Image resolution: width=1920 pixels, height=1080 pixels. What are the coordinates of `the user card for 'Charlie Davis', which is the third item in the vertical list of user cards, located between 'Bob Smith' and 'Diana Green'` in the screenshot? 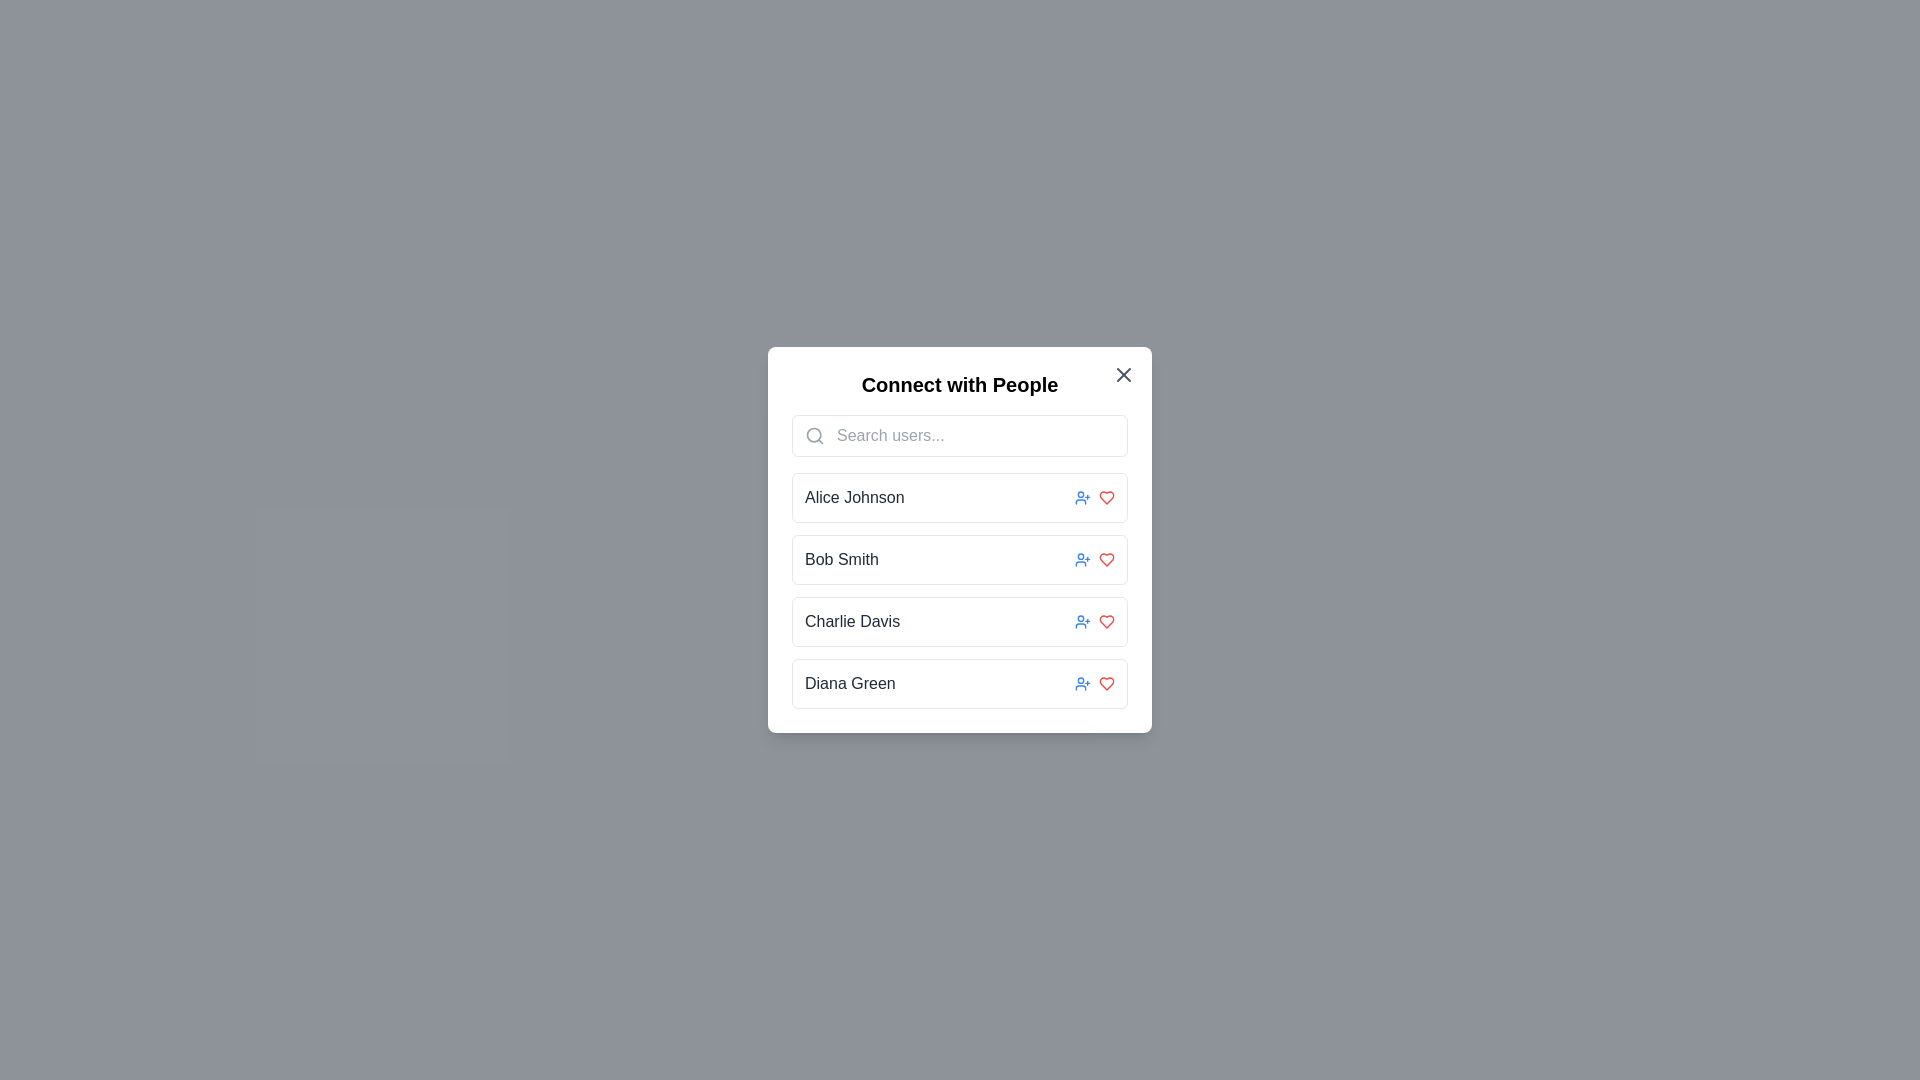 It's located at (960, 620).